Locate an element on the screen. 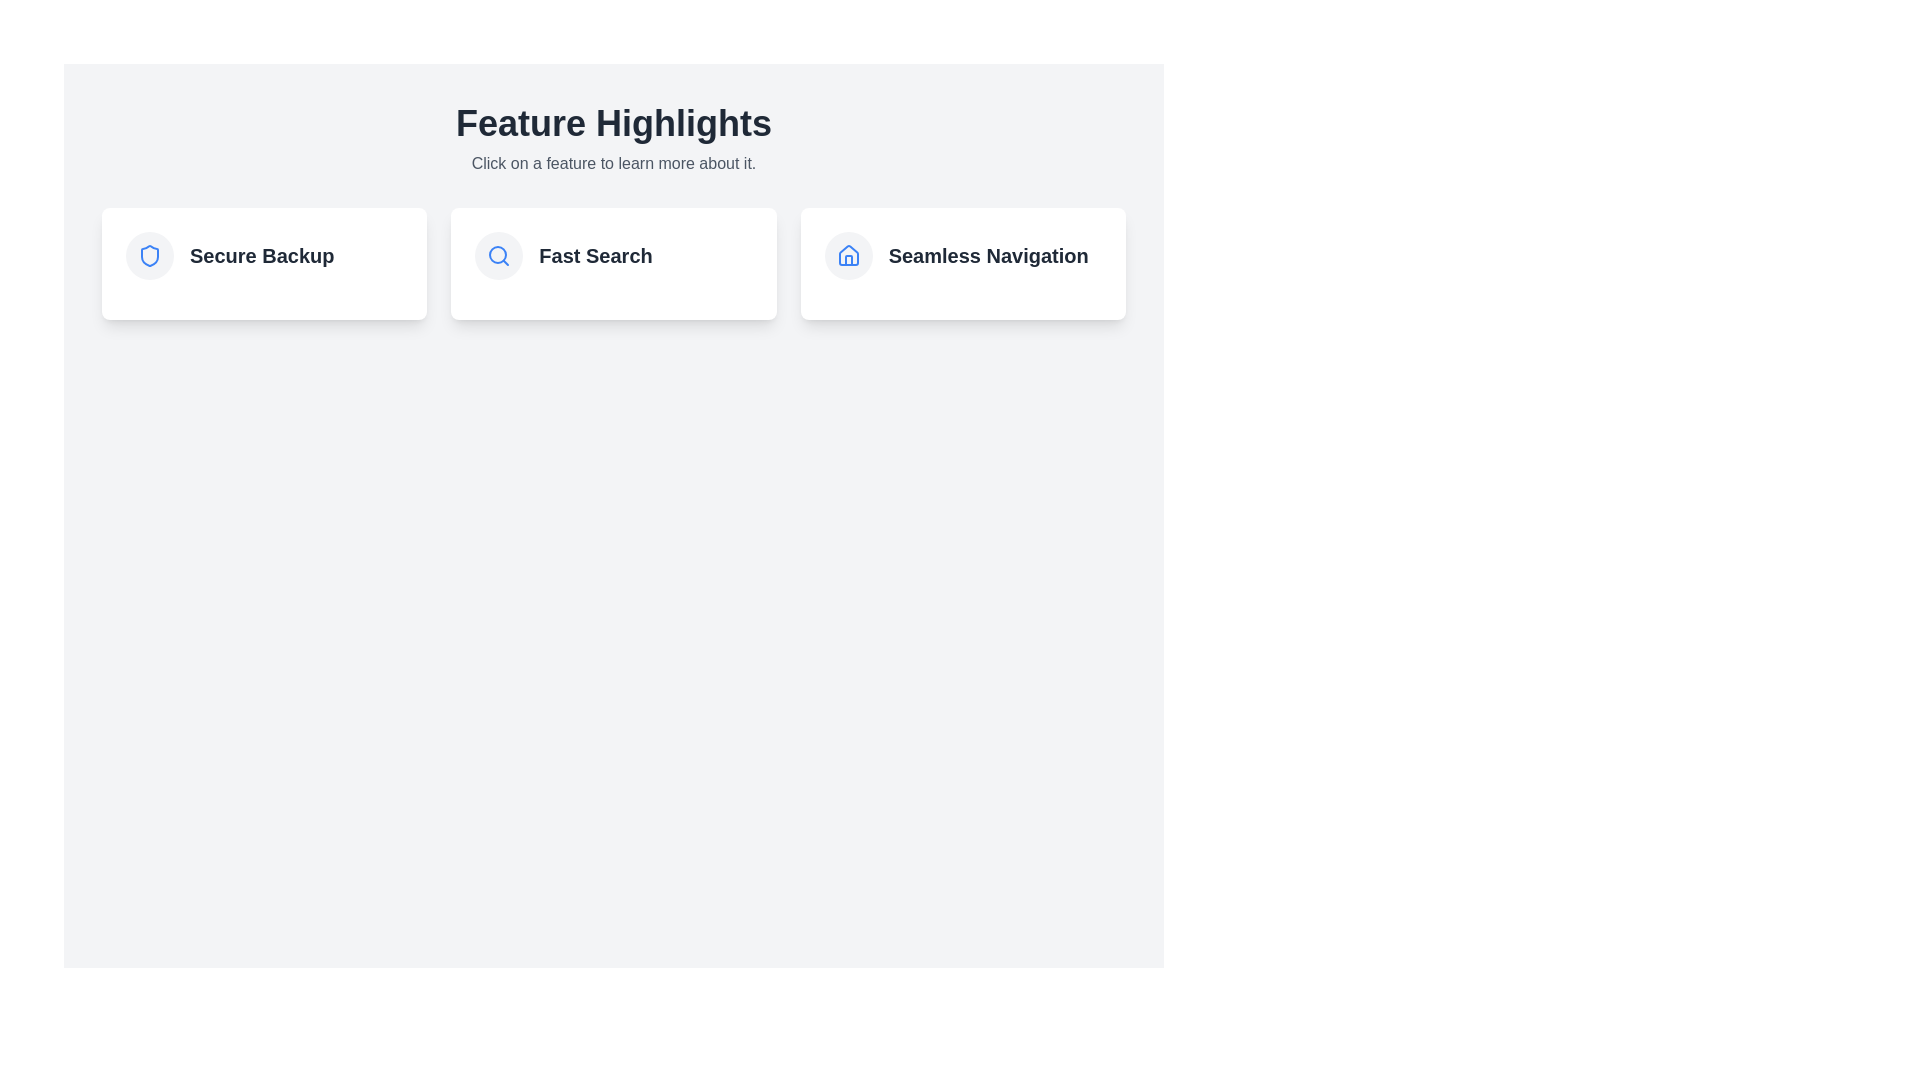  the 'Seamless Navigation' feature highlight element, which consists of an icon with a light gray circular background and bold text on the right is located at coordinates (963, 254).